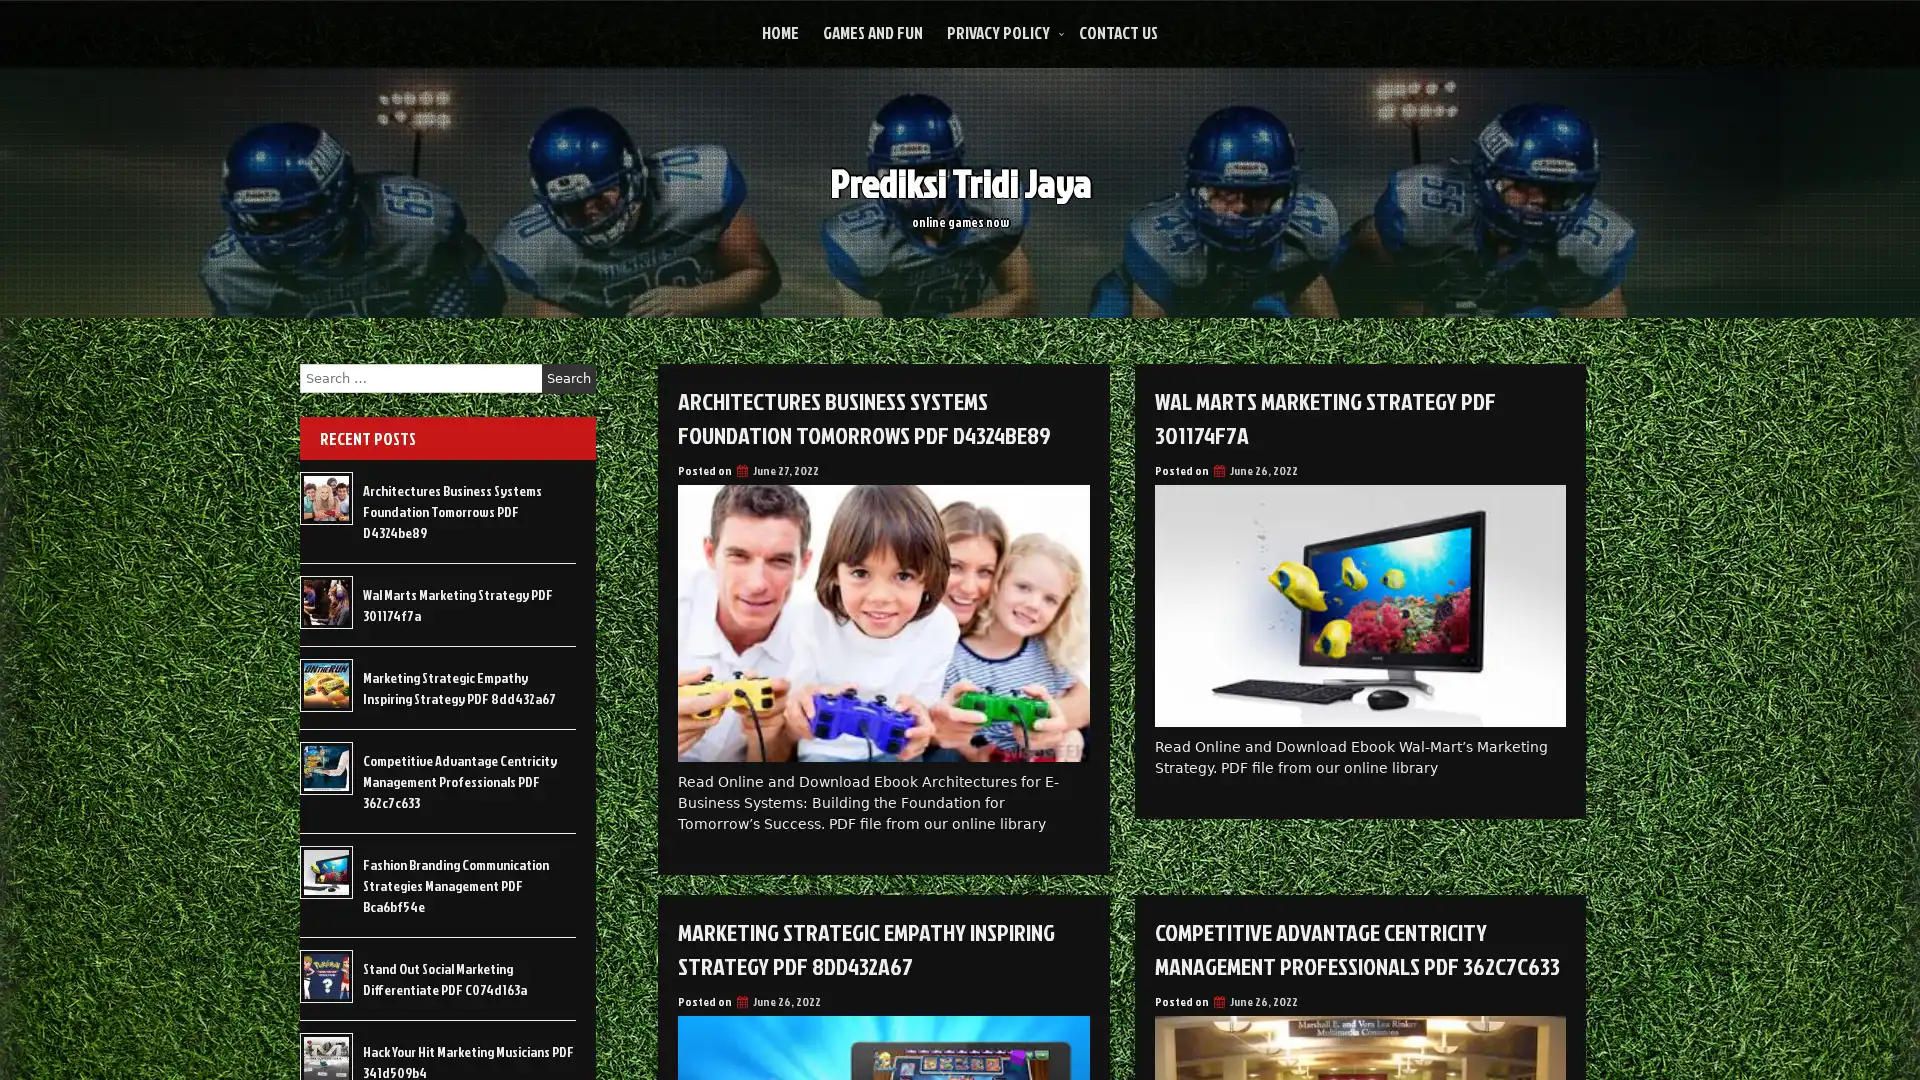 Image resolution: width=1920 pixels, height=1080 pixels. I want to click on Search, so click(568, 378).